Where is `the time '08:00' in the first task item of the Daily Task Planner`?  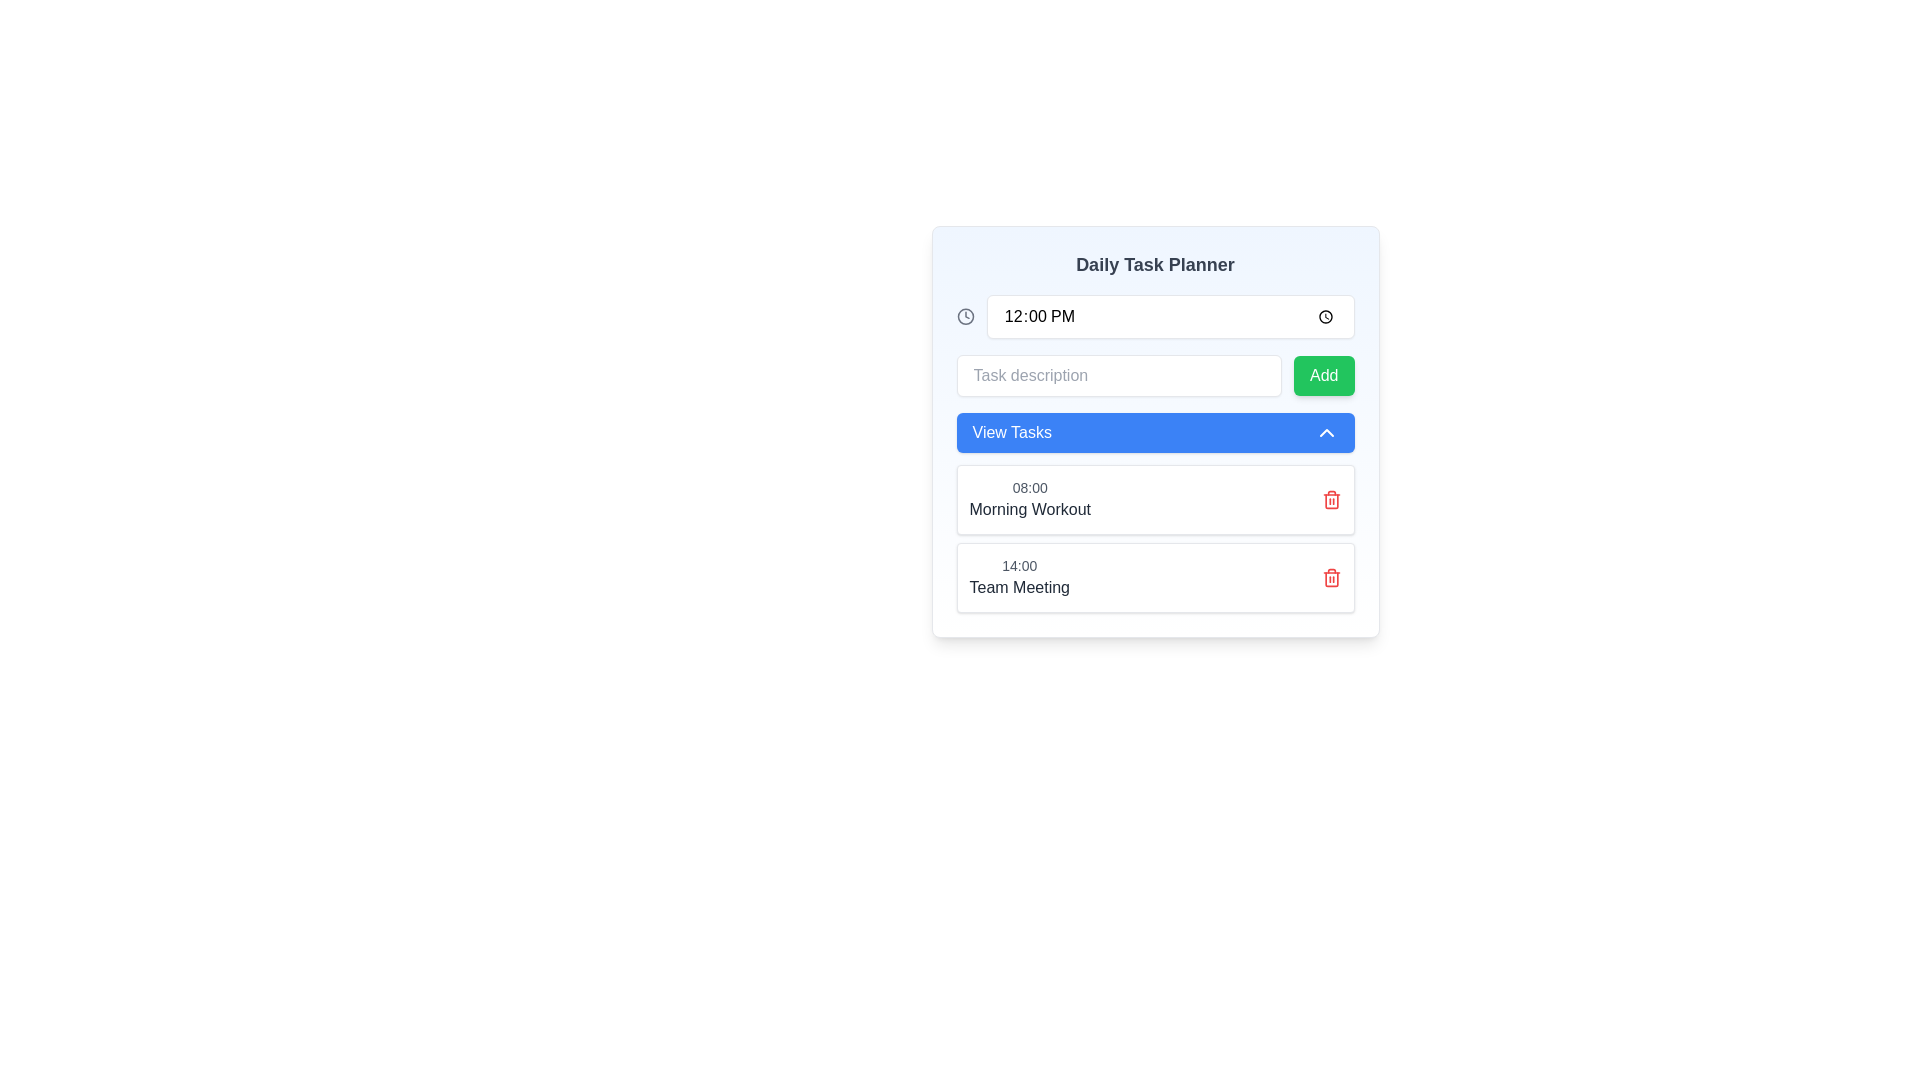 the time '08:00' in the first task item of the Daily Task Planner is located at coordinates (1155, 499).